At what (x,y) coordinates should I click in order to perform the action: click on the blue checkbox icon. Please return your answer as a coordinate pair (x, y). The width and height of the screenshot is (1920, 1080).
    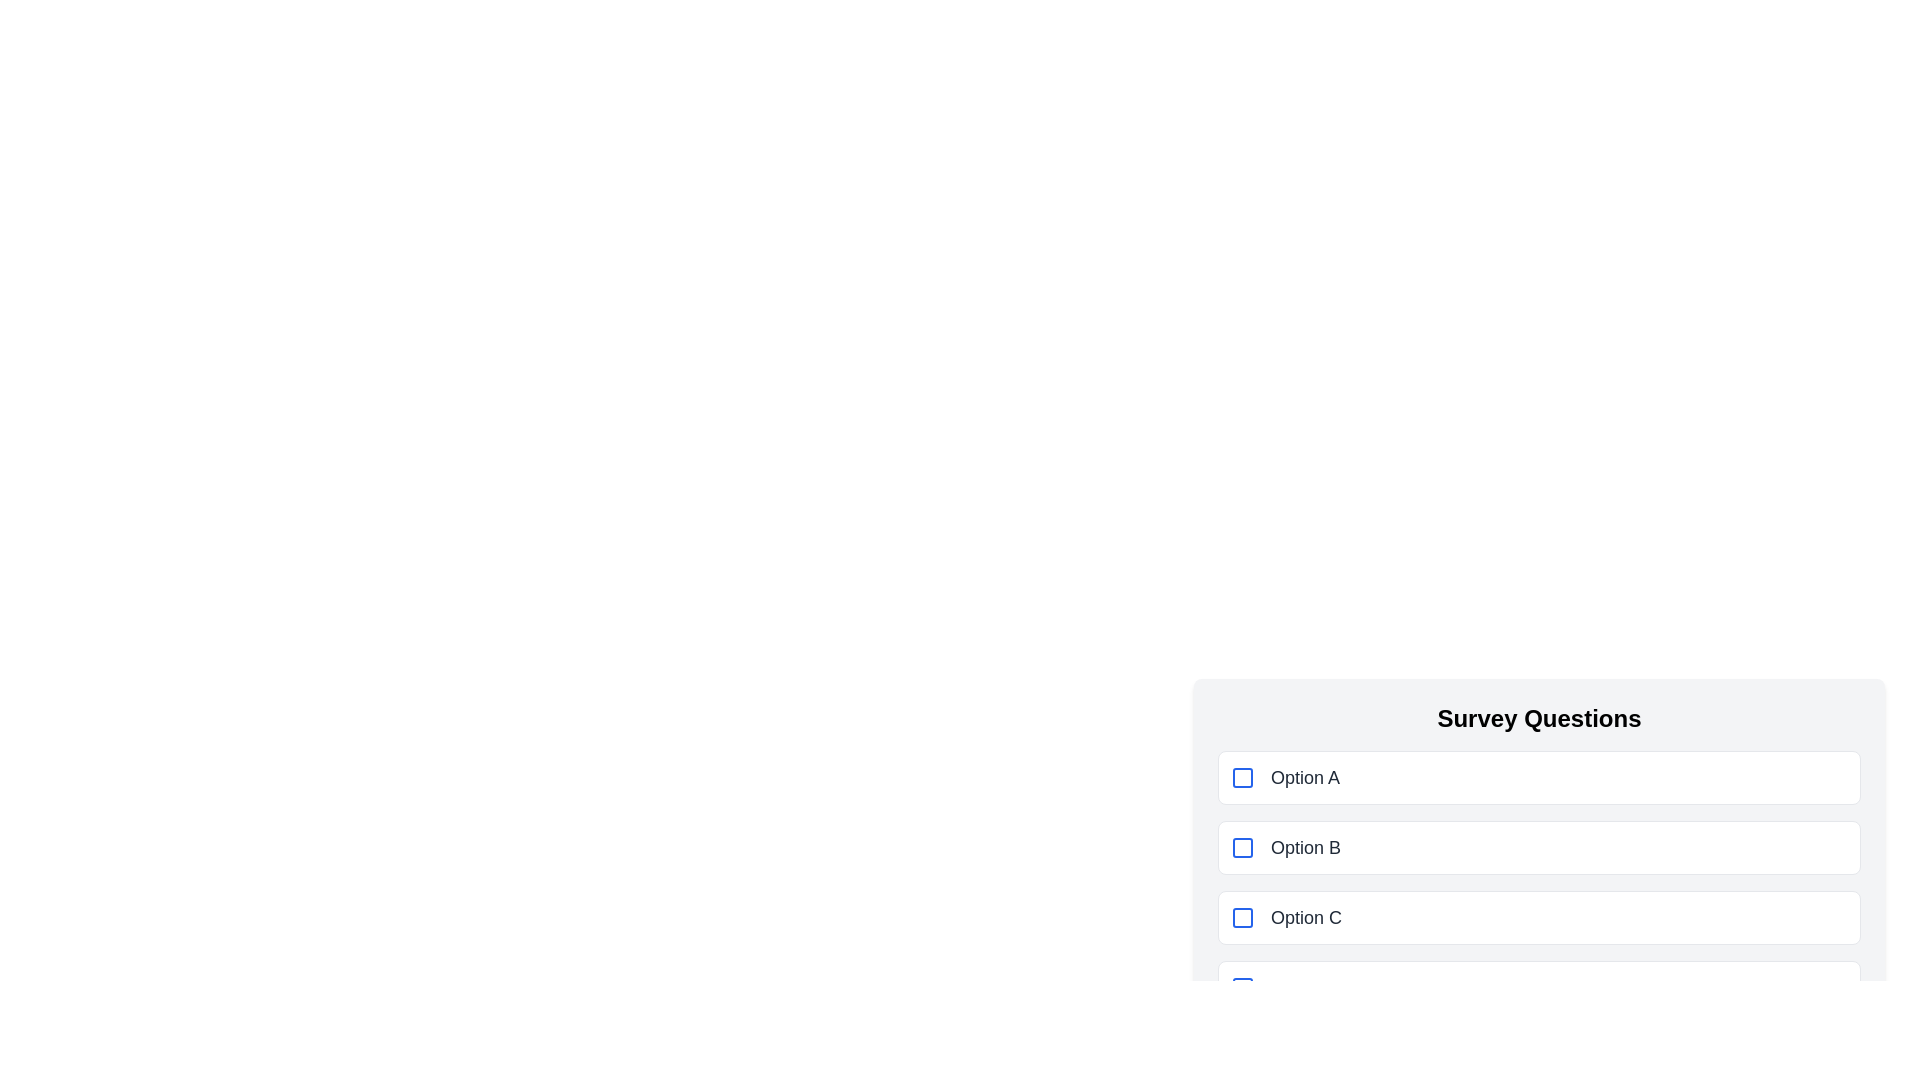
    Looking at the image, I should click on (1242, 918).